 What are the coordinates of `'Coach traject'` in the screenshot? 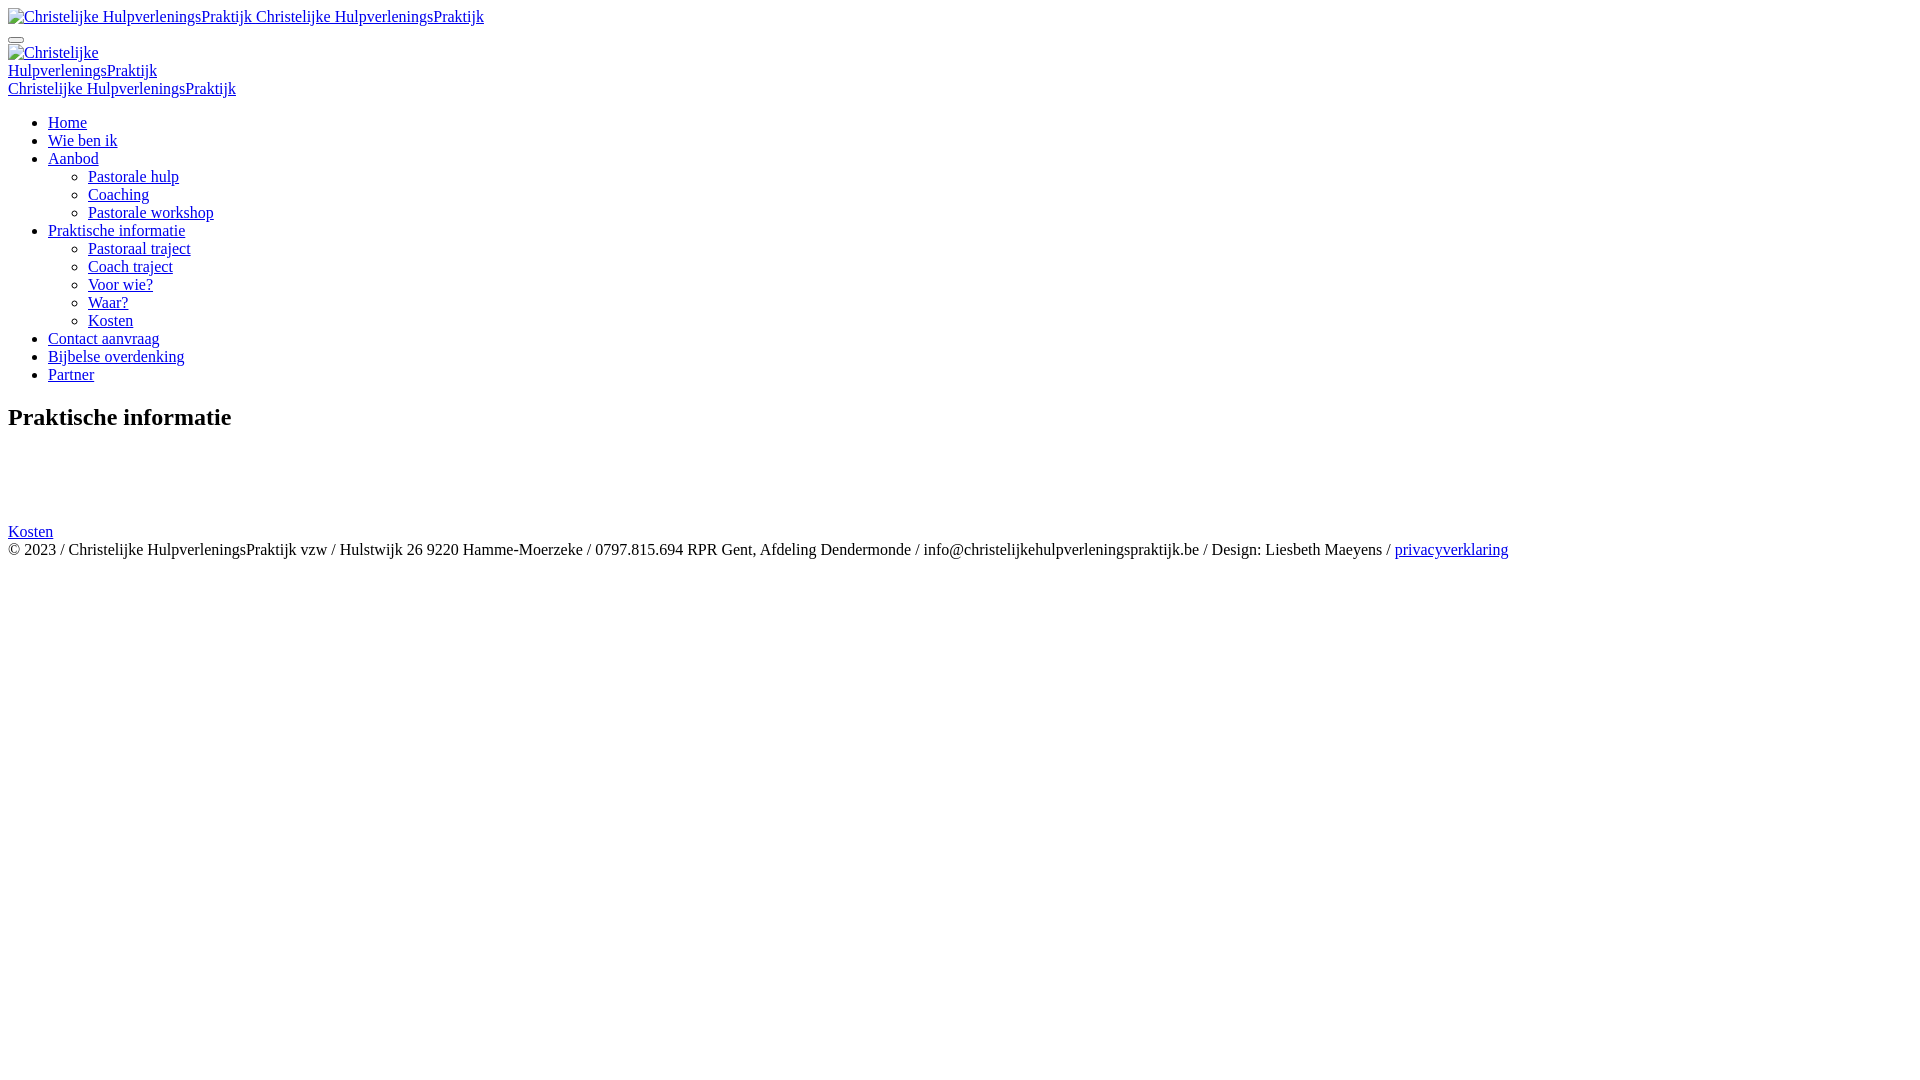 It's located at (86, 265).